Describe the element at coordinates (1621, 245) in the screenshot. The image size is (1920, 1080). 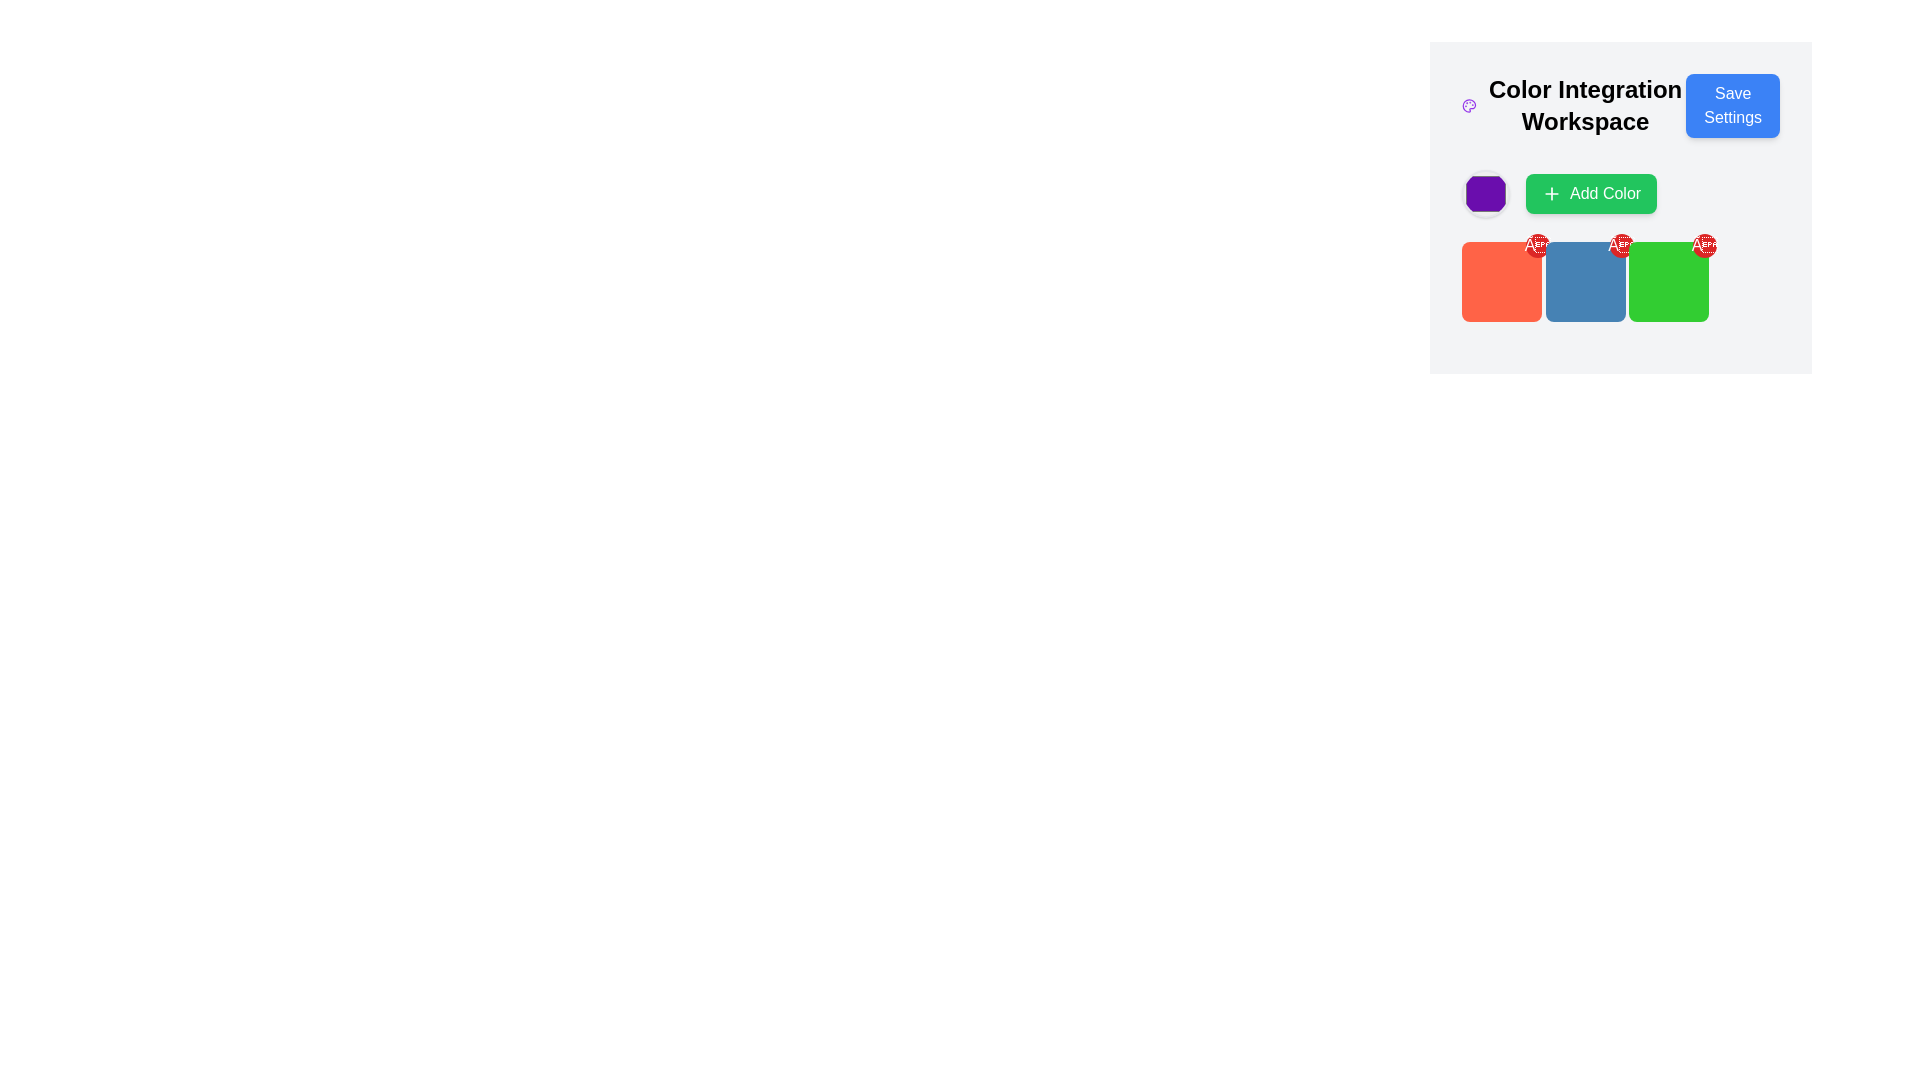
I see `the close or delete button located at the top-right corner of the blue square tile in the second position among three tiles below the header 'Color Integration Workspace'` at that location.